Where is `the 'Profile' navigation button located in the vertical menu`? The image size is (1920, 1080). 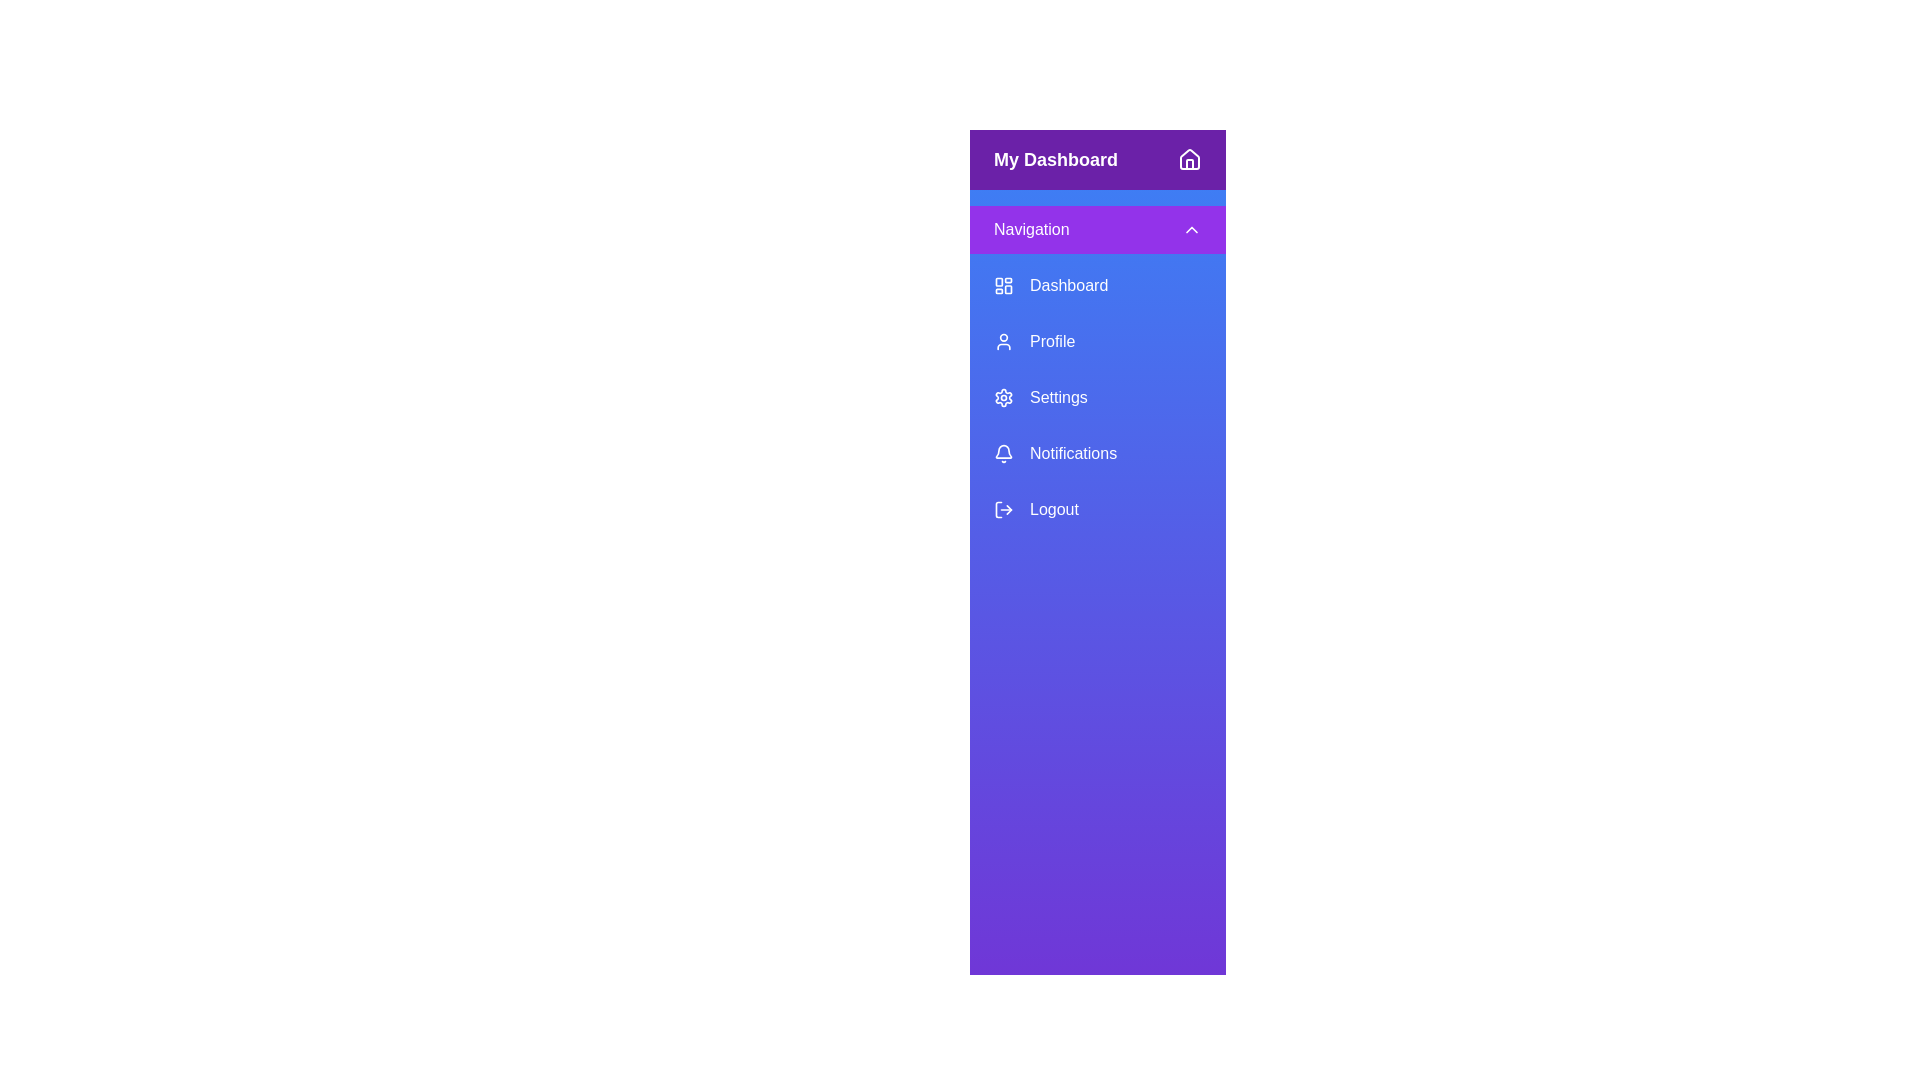 the 'Profile' navigation button located in the vertical menu is located at coordinates (1097, 341).